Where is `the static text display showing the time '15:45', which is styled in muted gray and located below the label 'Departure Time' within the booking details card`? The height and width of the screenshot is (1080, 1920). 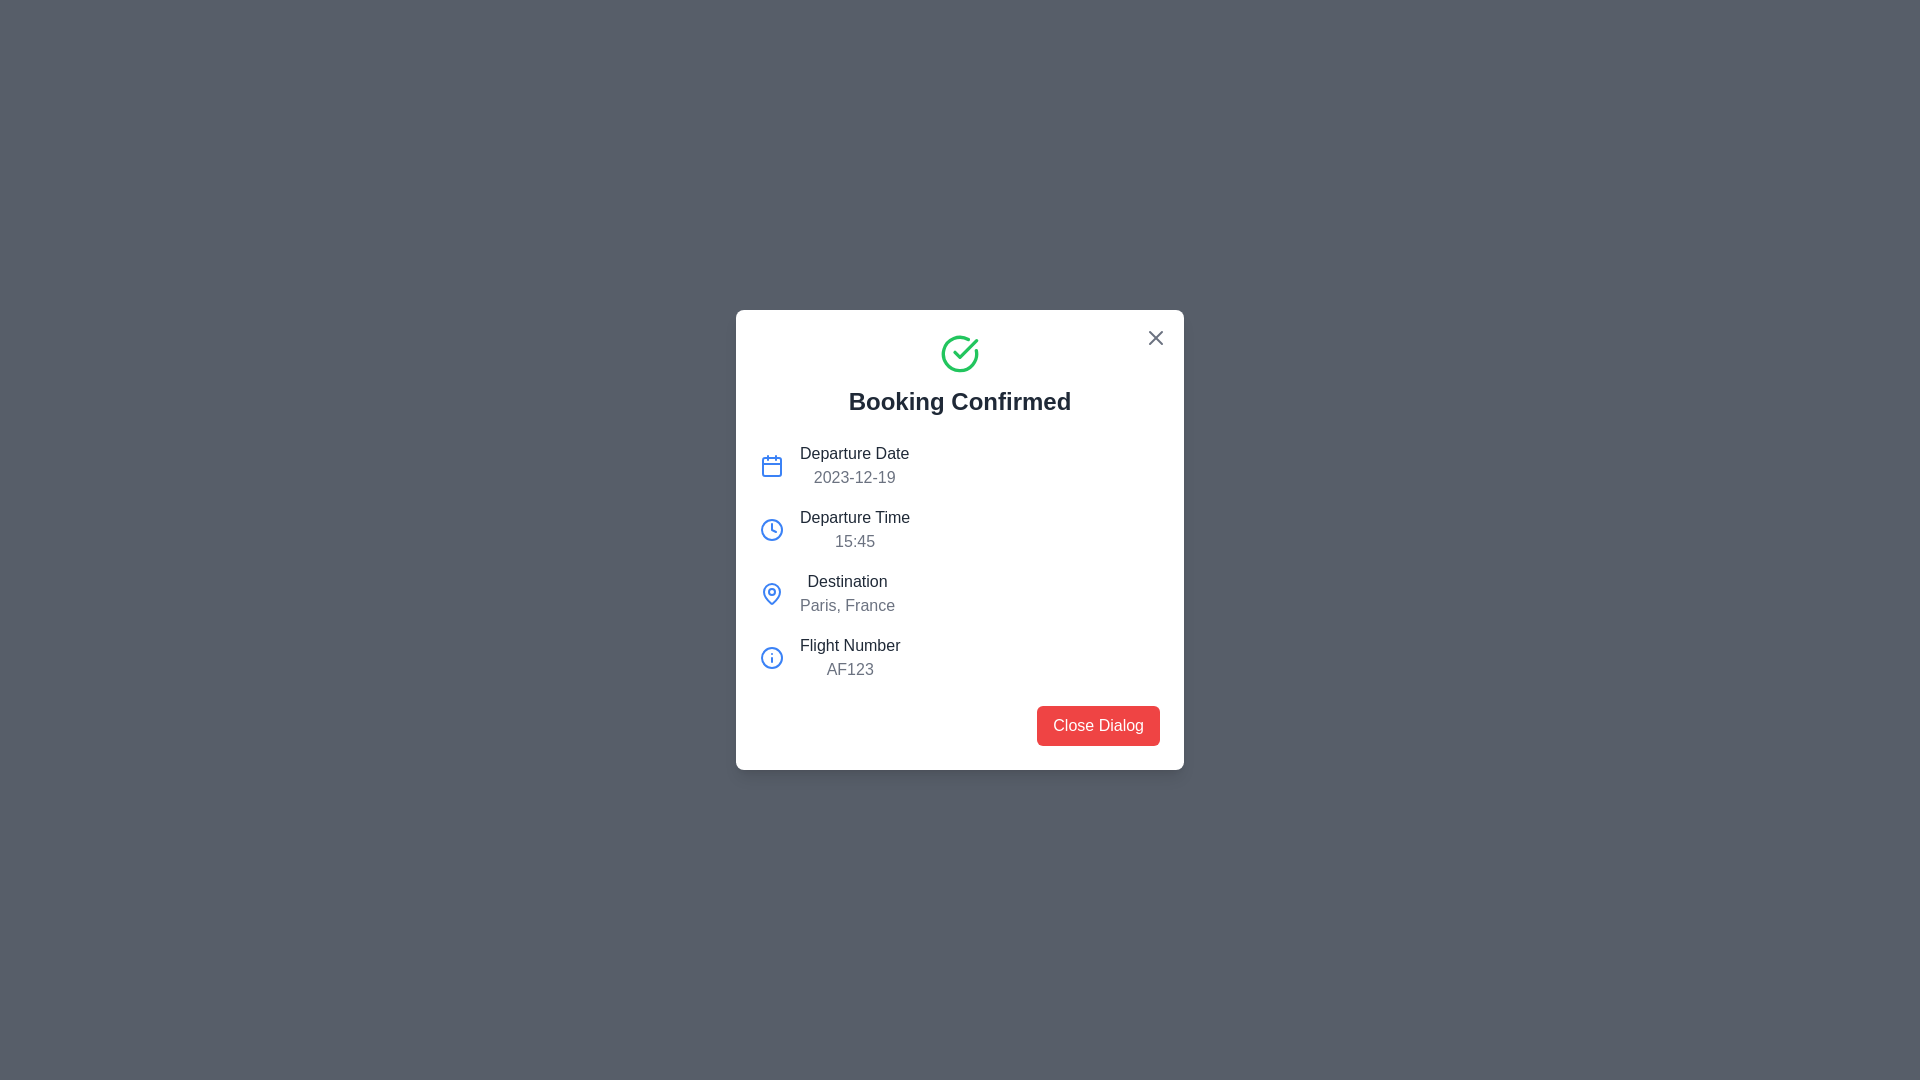
the static text display showing the time '15:45', which is styled in muted gray and located below the label 'Departure Time' within the booking details card is located at coordinates (855, 542).